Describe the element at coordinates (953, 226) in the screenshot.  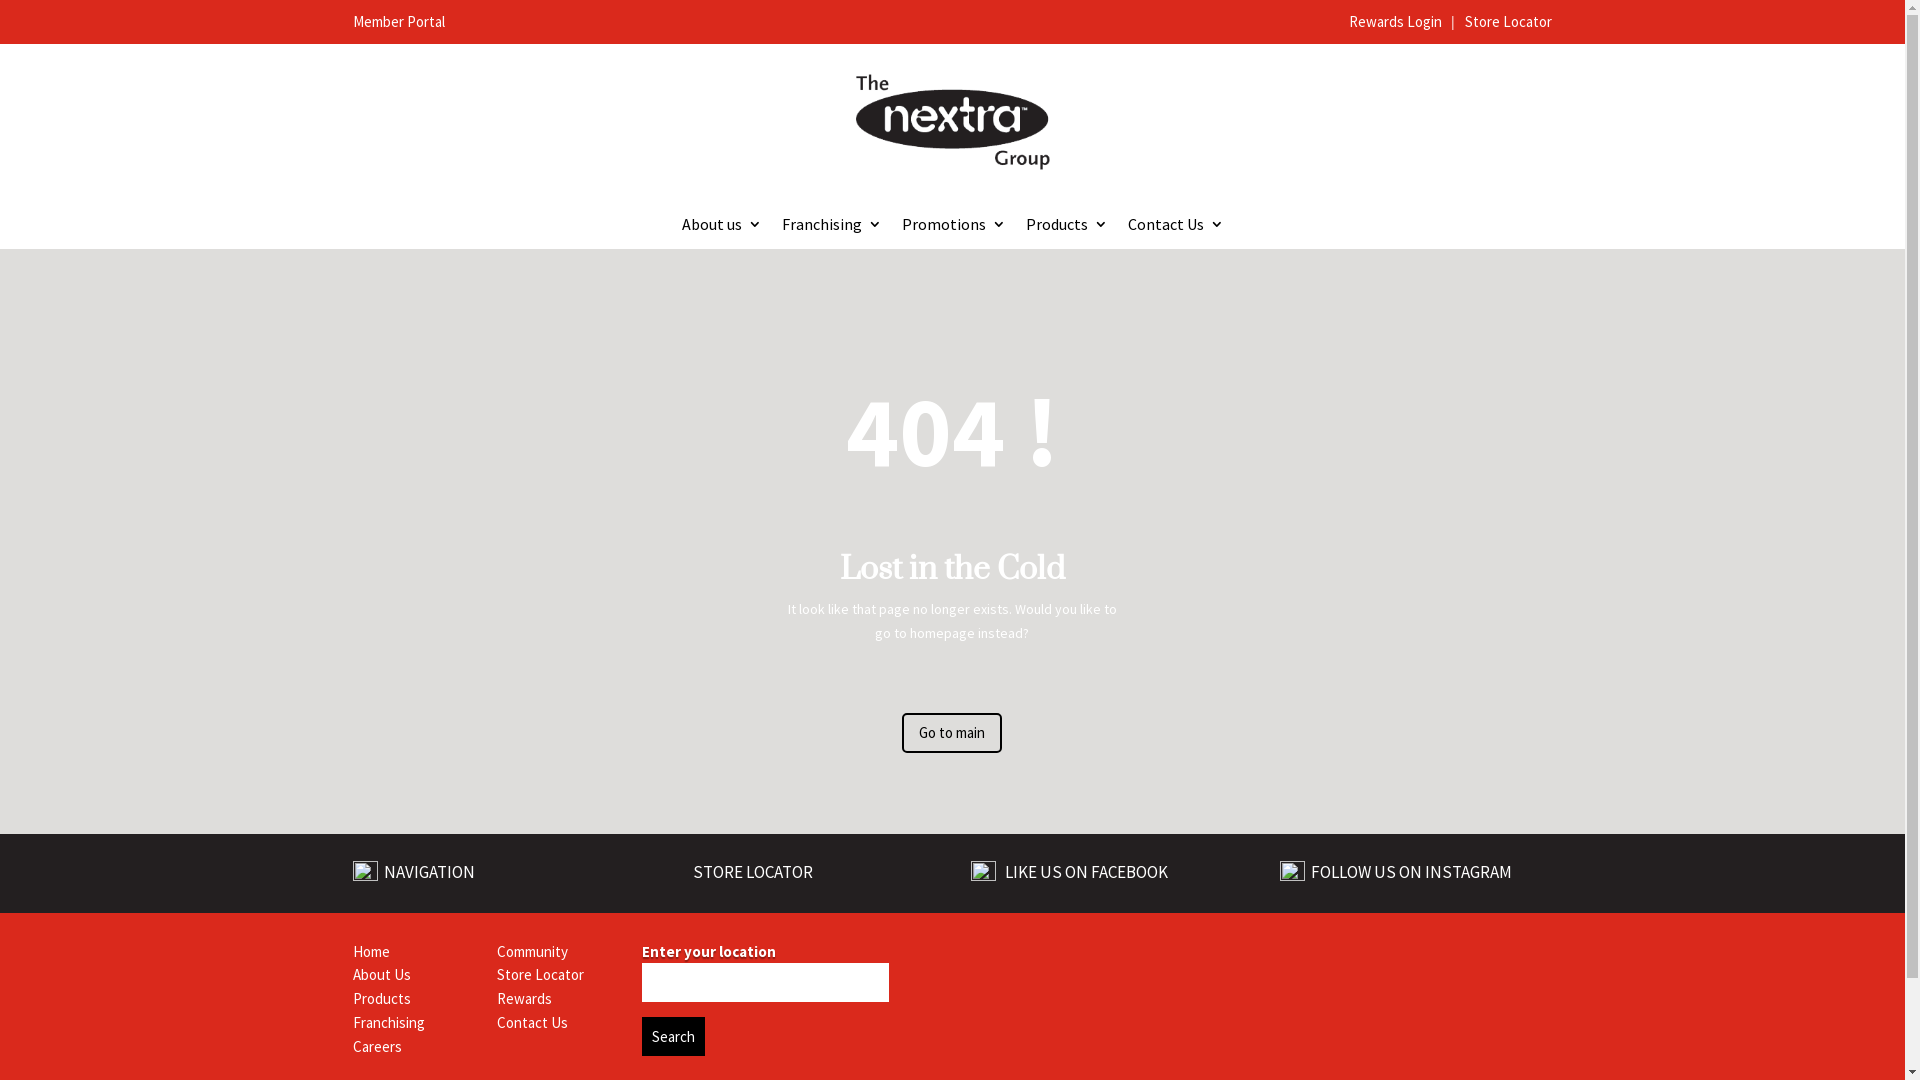
I see `'Promotions'` at that location.